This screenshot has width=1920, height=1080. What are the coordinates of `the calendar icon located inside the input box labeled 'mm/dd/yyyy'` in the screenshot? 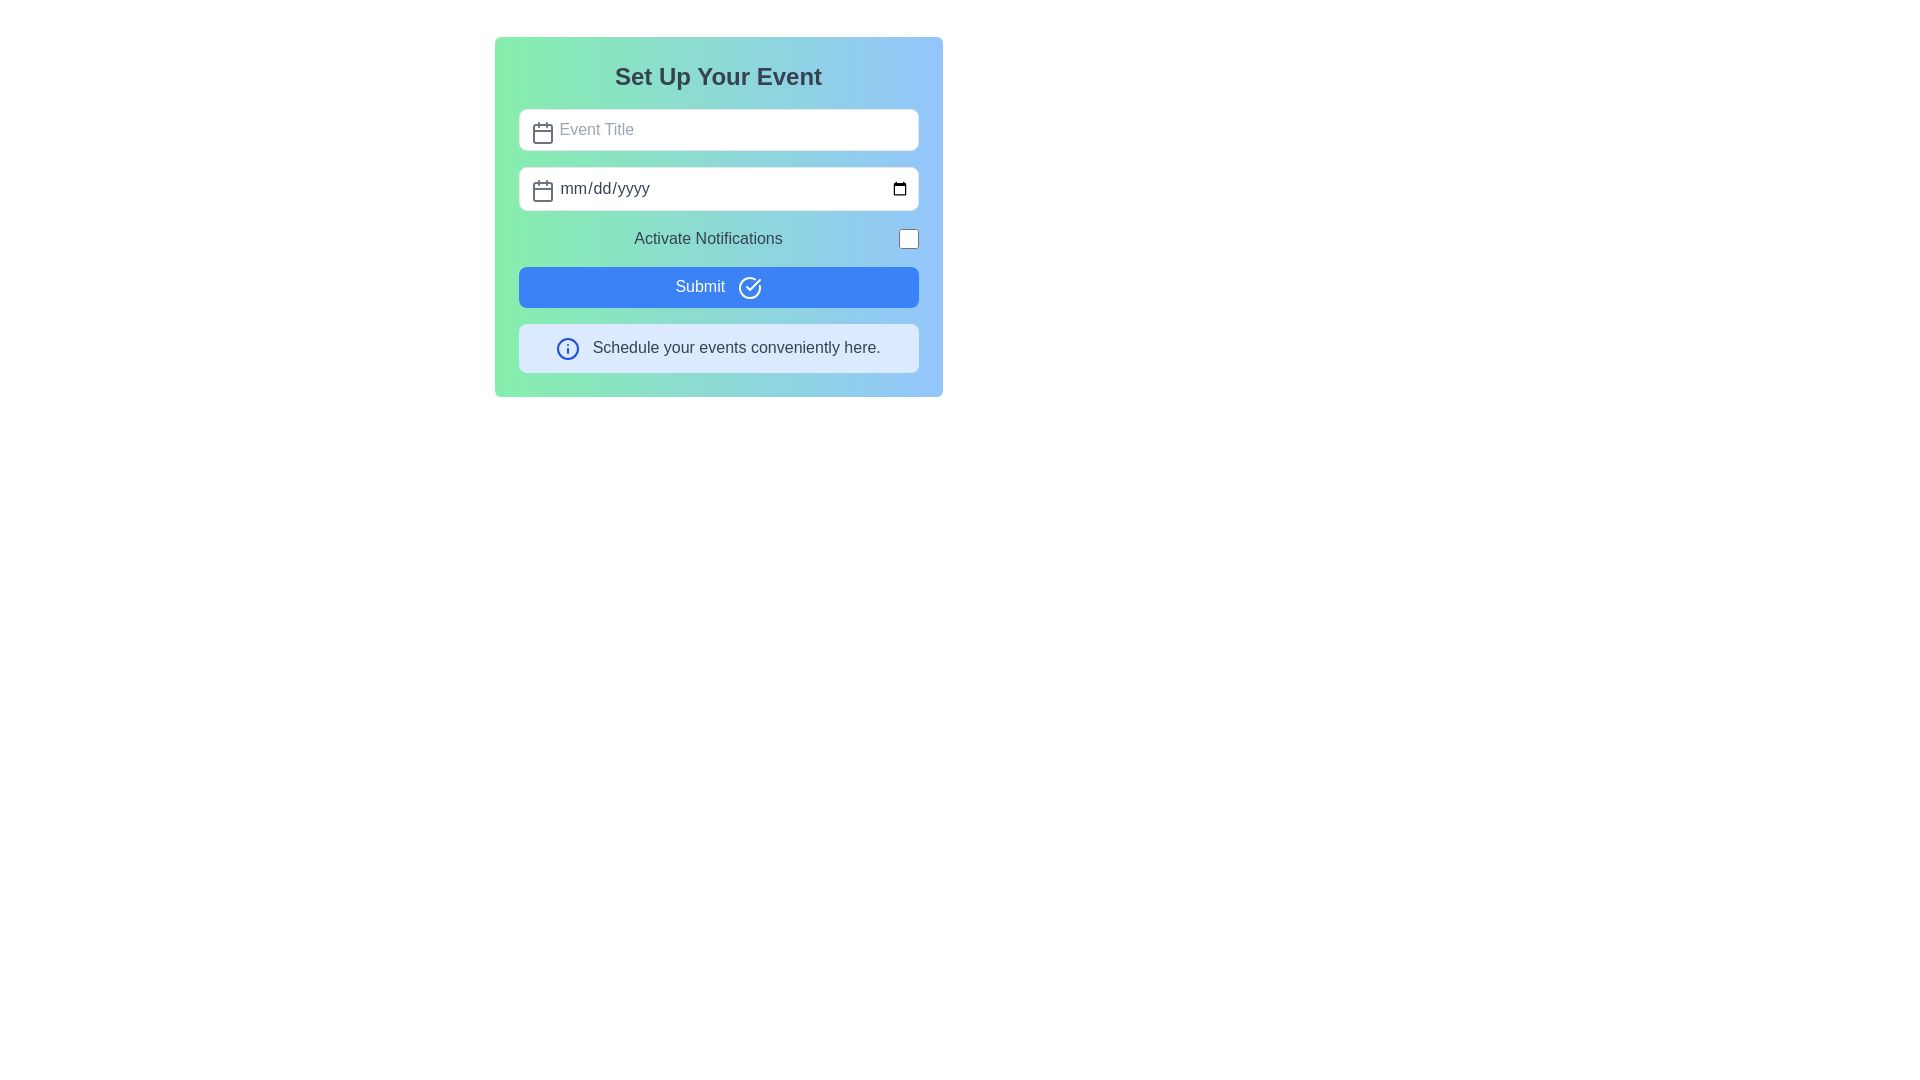 It's located at (542, 191).